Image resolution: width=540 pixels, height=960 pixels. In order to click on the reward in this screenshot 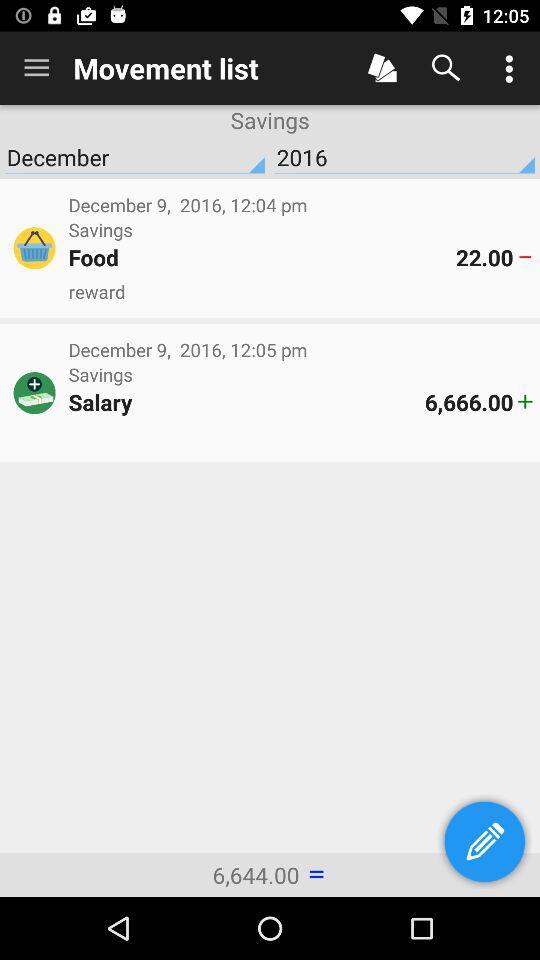, I will do `click(299, 290)`.